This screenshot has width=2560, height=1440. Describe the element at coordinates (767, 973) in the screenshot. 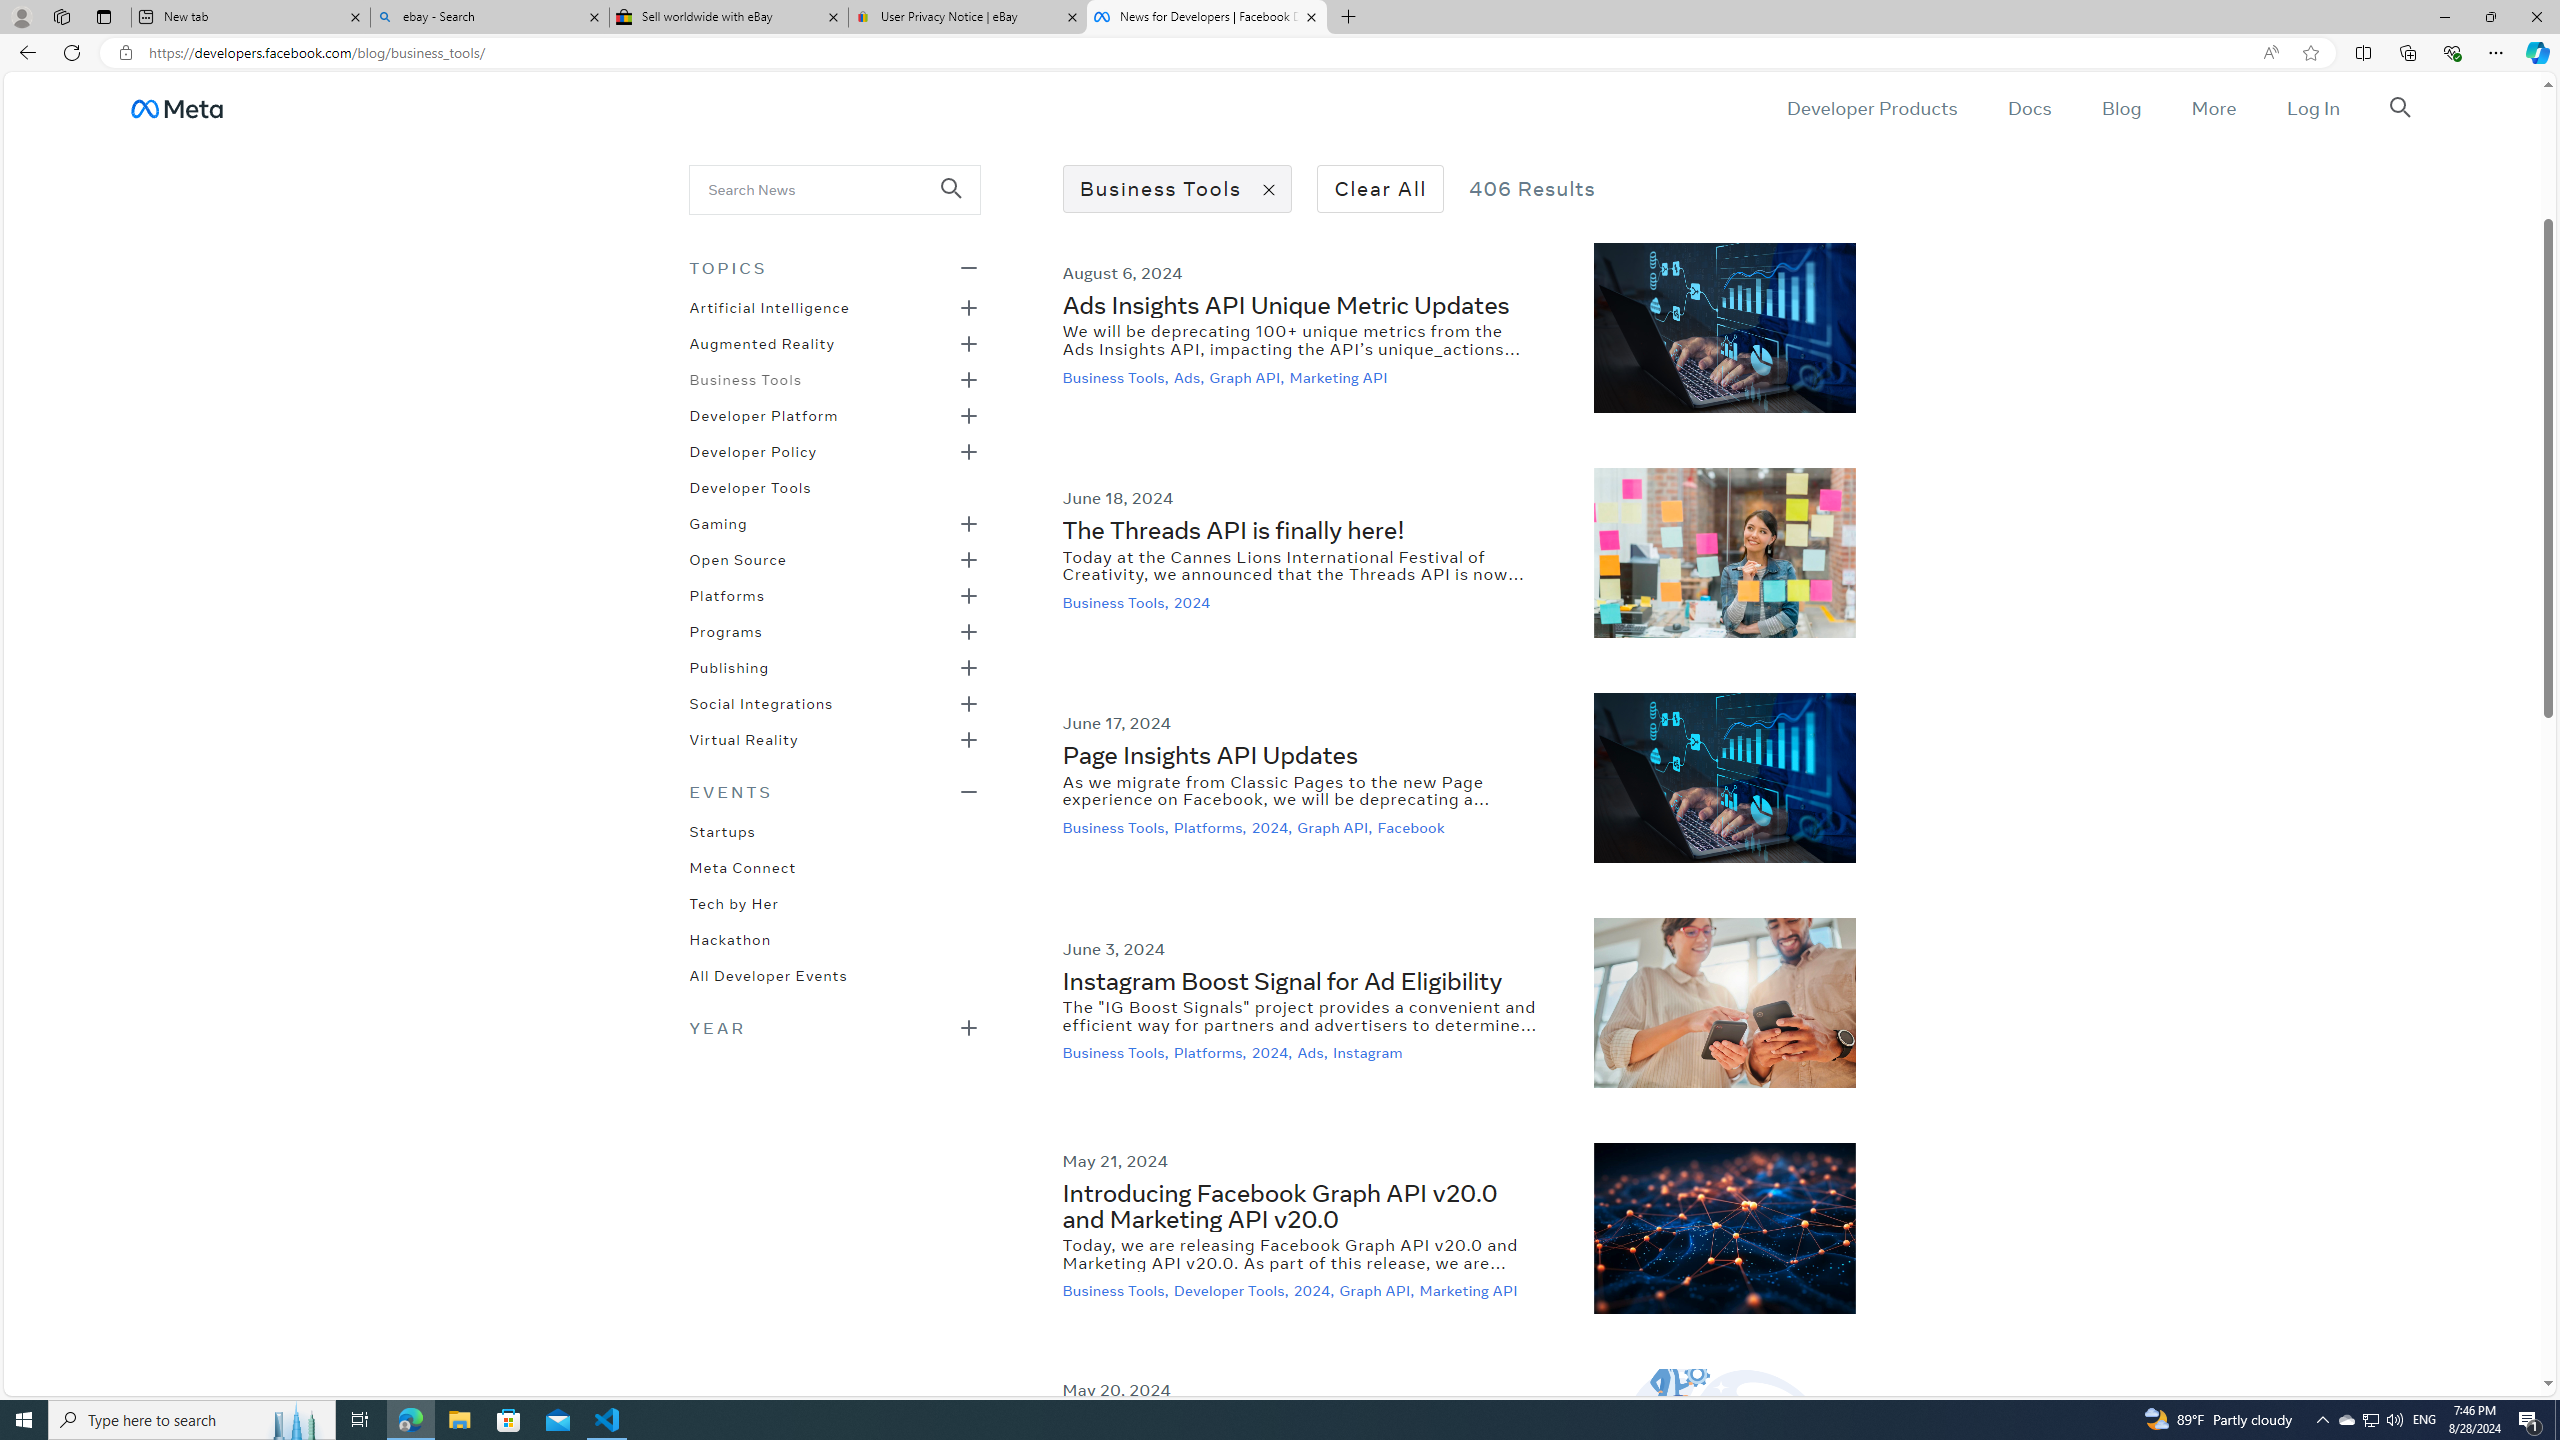

I see `'All Developer Events'` at that location.